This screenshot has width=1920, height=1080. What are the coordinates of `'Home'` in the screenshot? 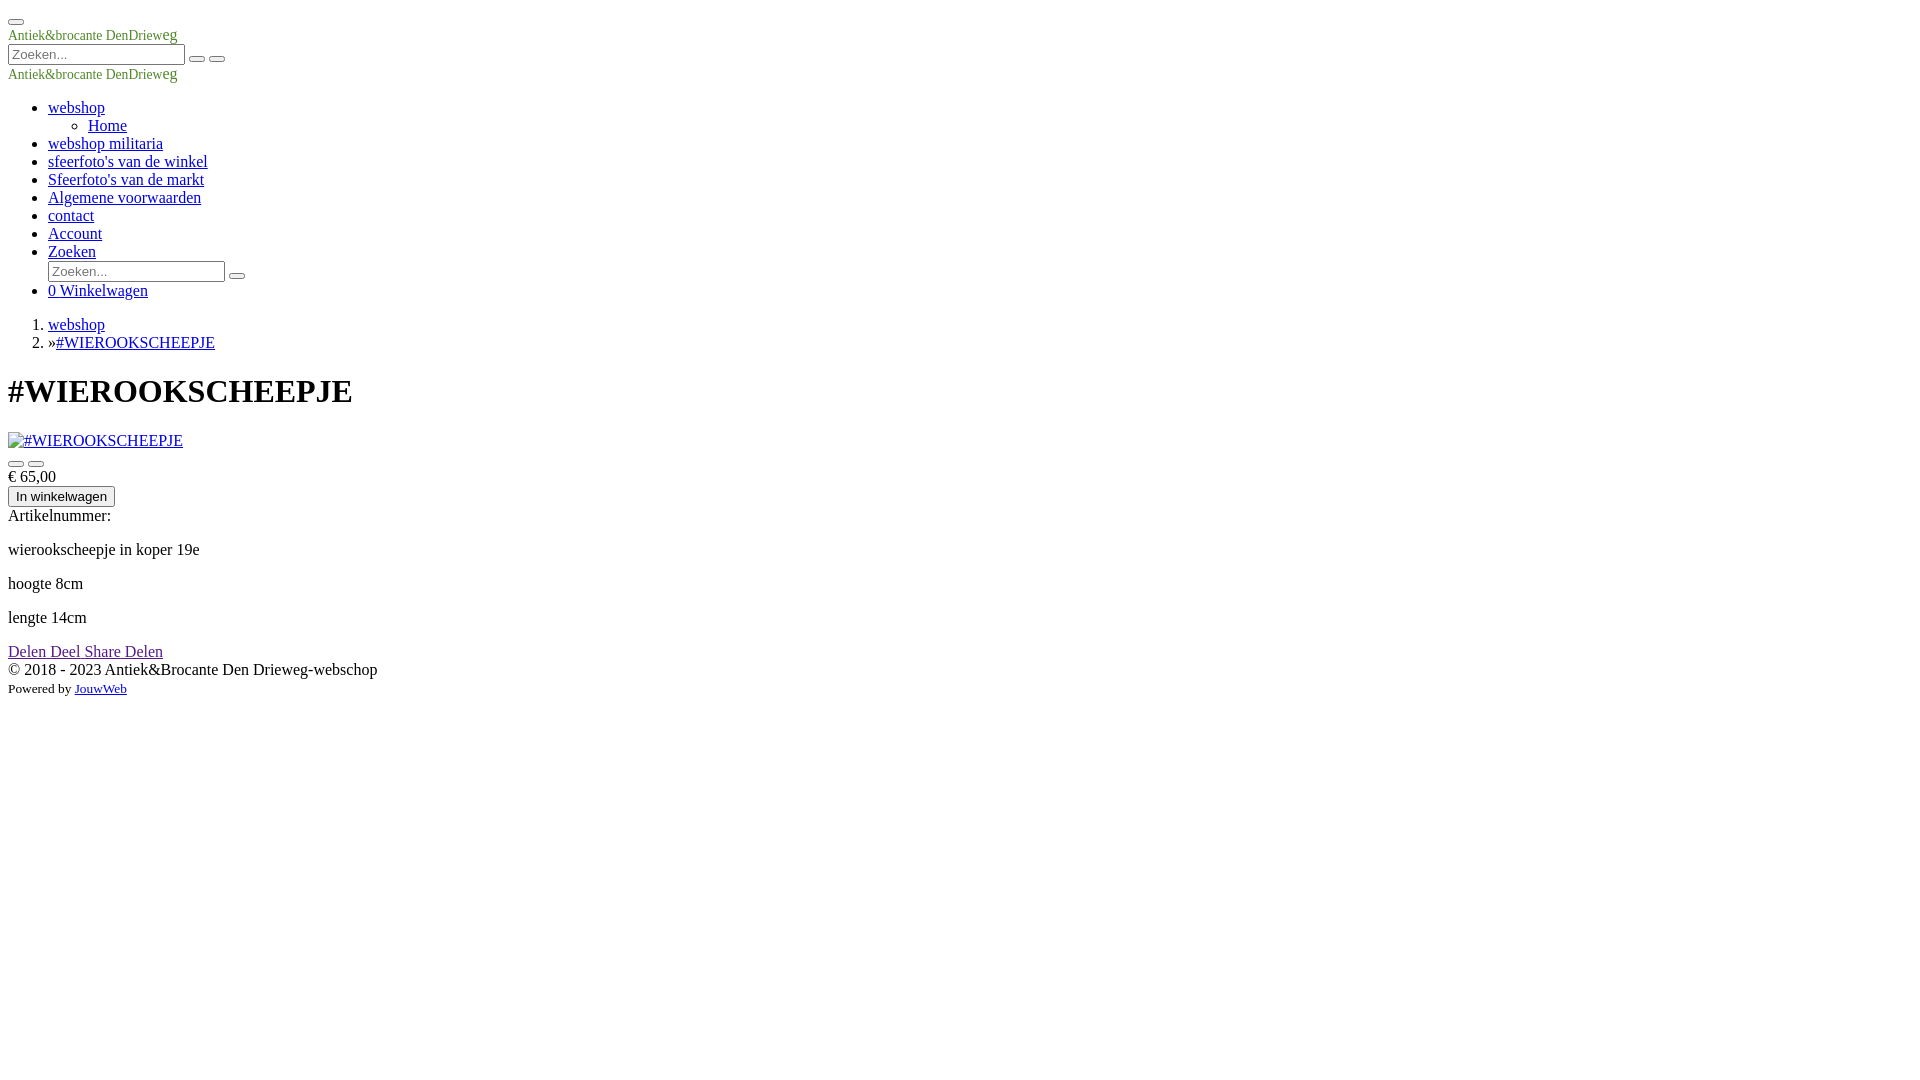 It's located at (86, 125).